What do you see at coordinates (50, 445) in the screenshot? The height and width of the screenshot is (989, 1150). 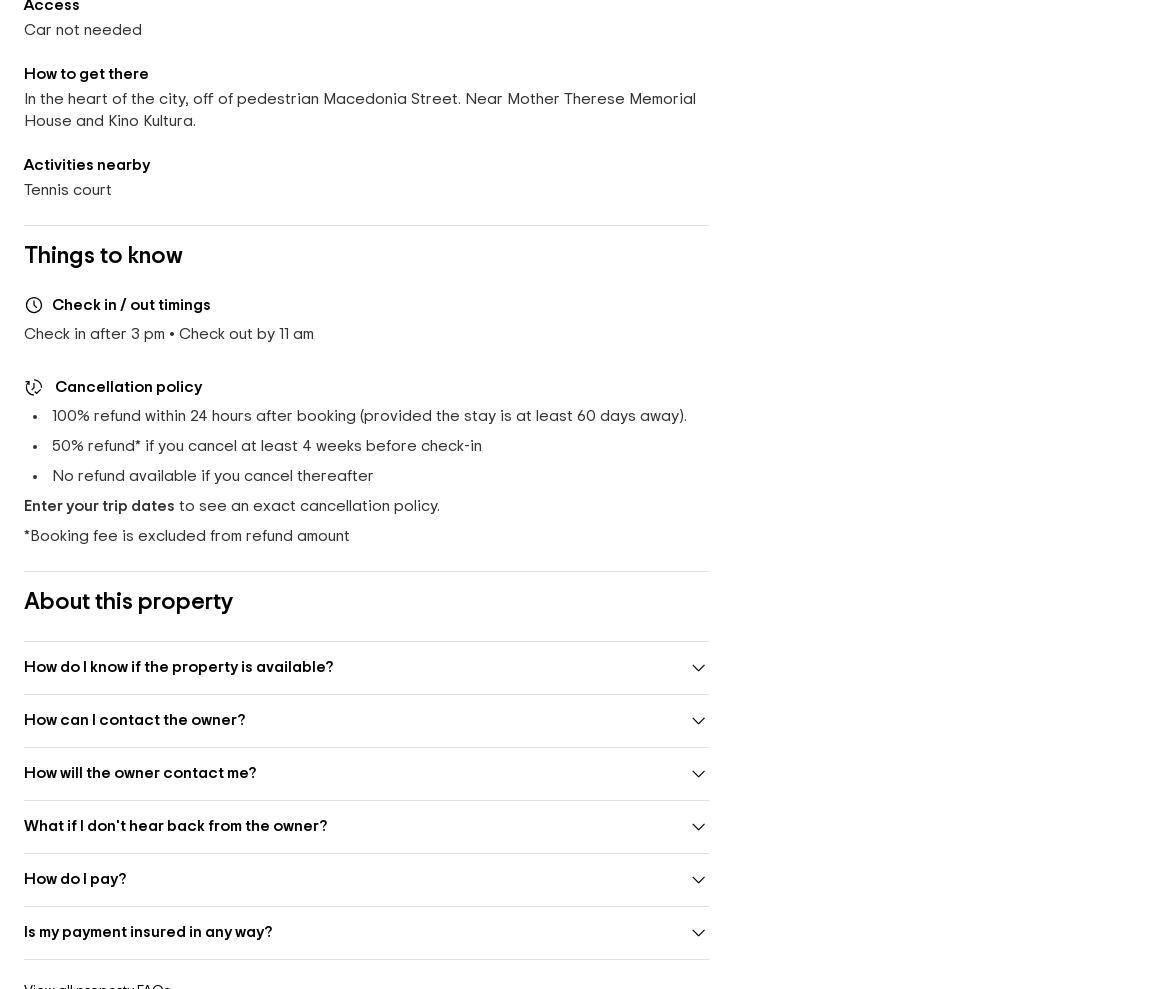 I see `'50'` at bounding box center [50, 445].